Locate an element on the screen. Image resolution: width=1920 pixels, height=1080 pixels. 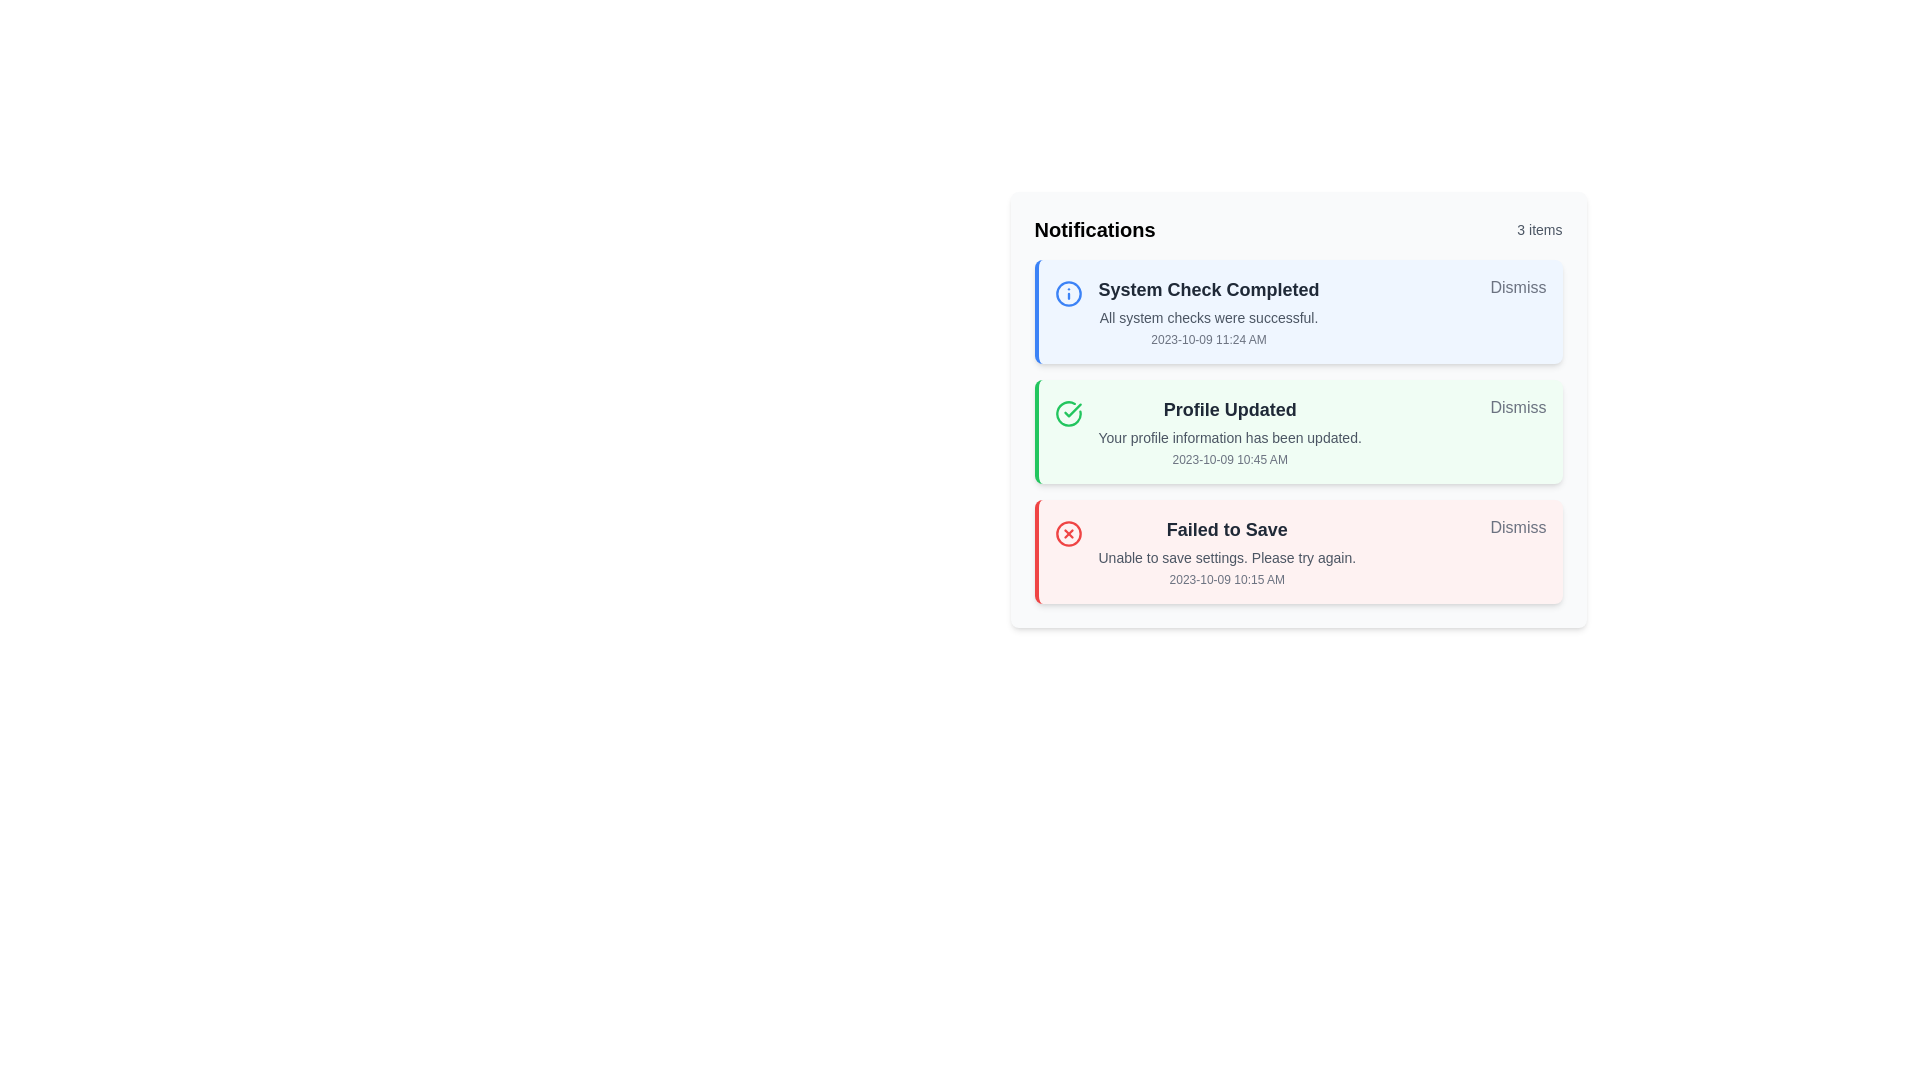
the main heading Text Label indicating a successful profile update is located at coordinates (1229, 408).